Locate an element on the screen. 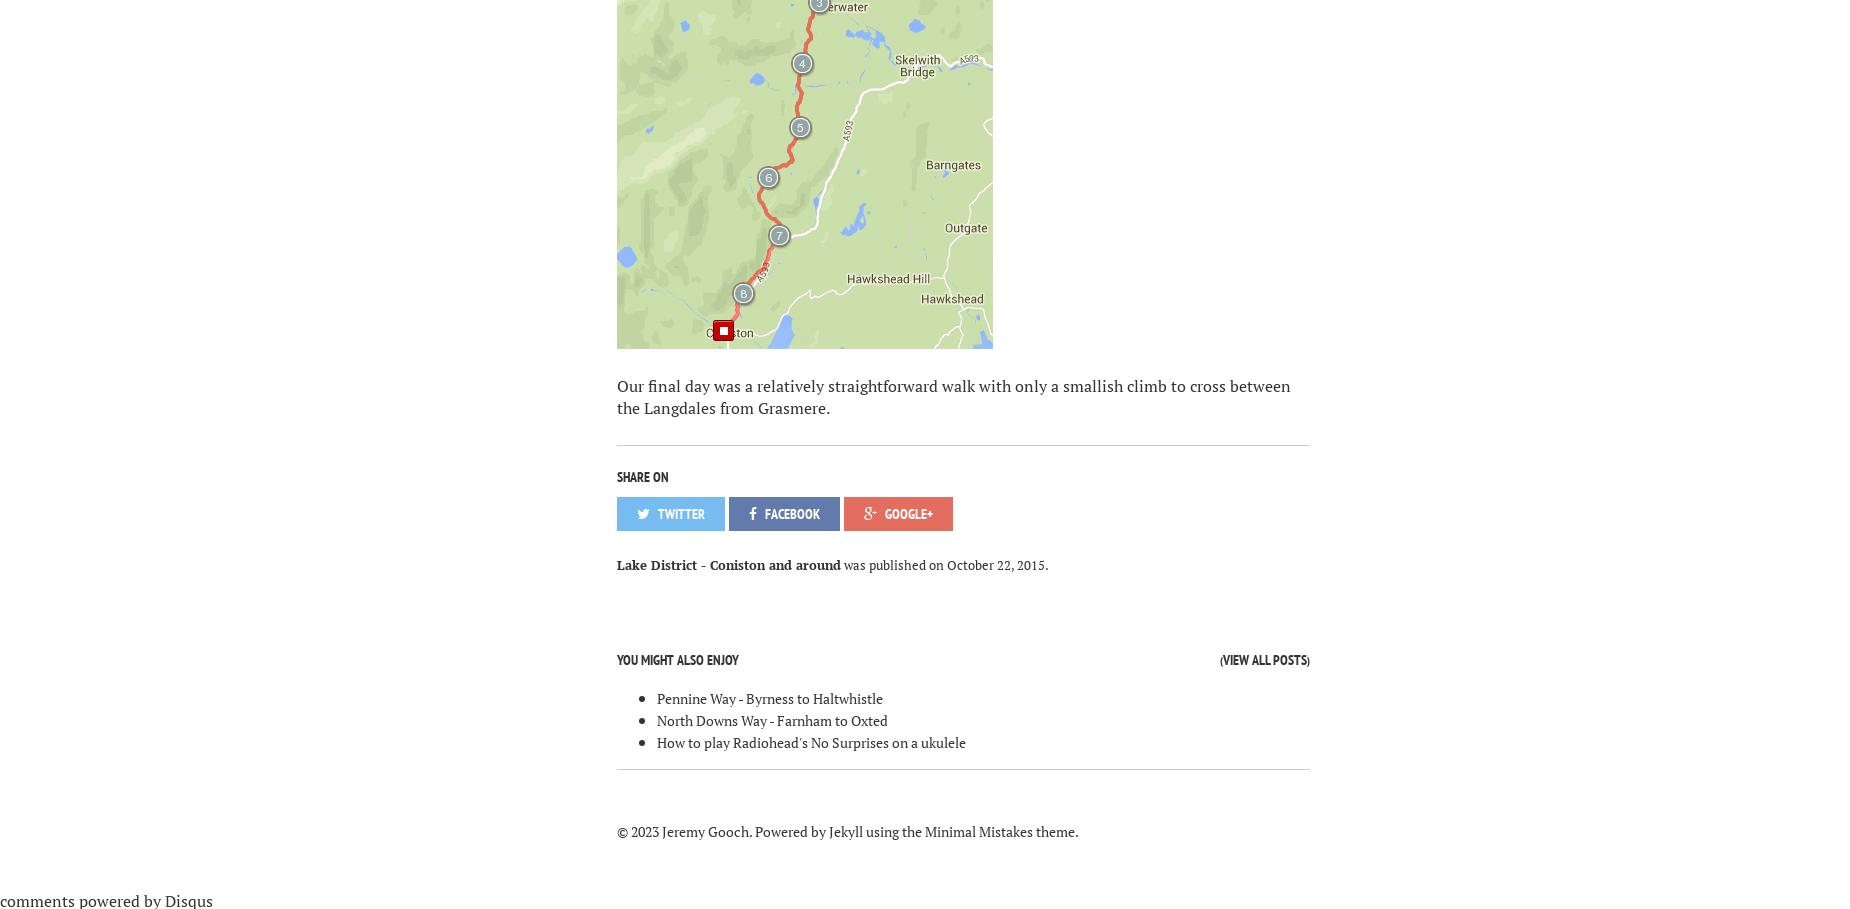  'was published on' is located at coordinates (892, 563).